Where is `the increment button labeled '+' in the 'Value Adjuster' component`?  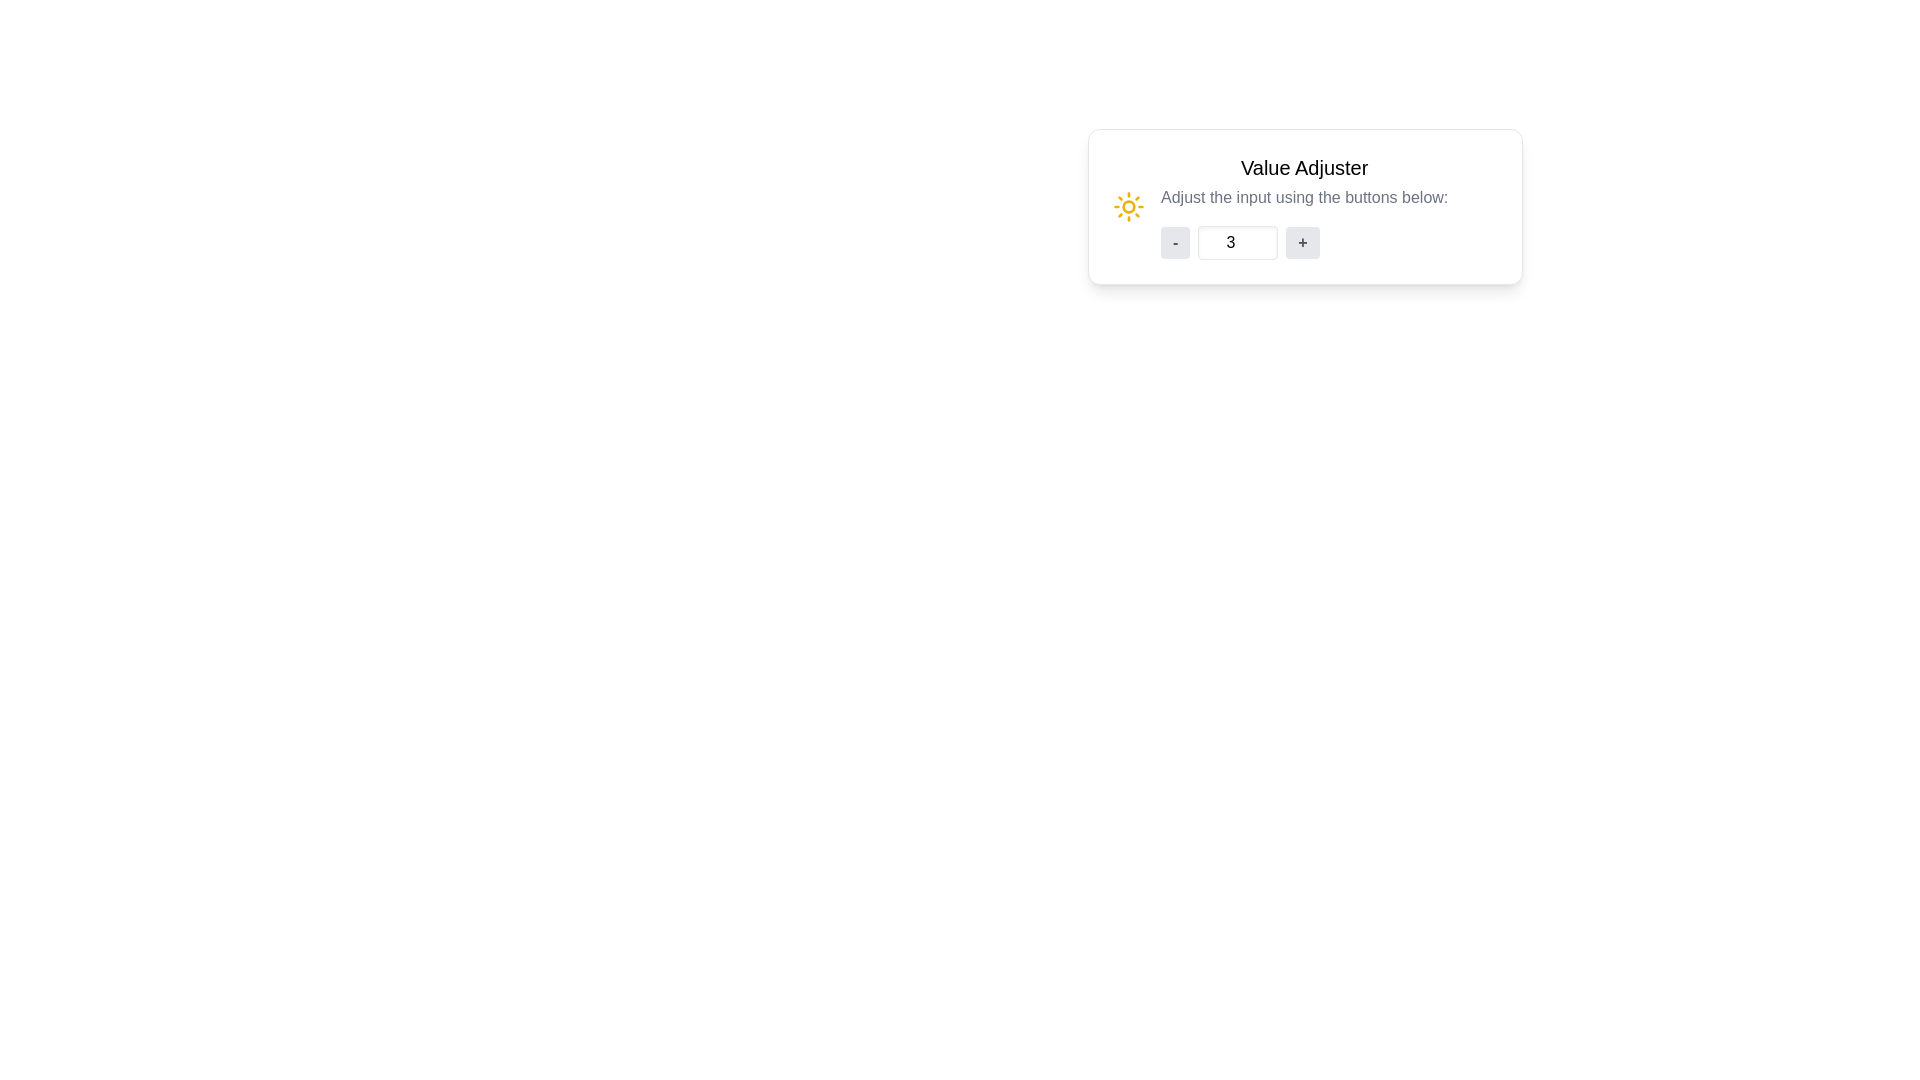 the increment button labeled '+' in the 'Value Adjuster' component is located at coordinates (1304, 242).